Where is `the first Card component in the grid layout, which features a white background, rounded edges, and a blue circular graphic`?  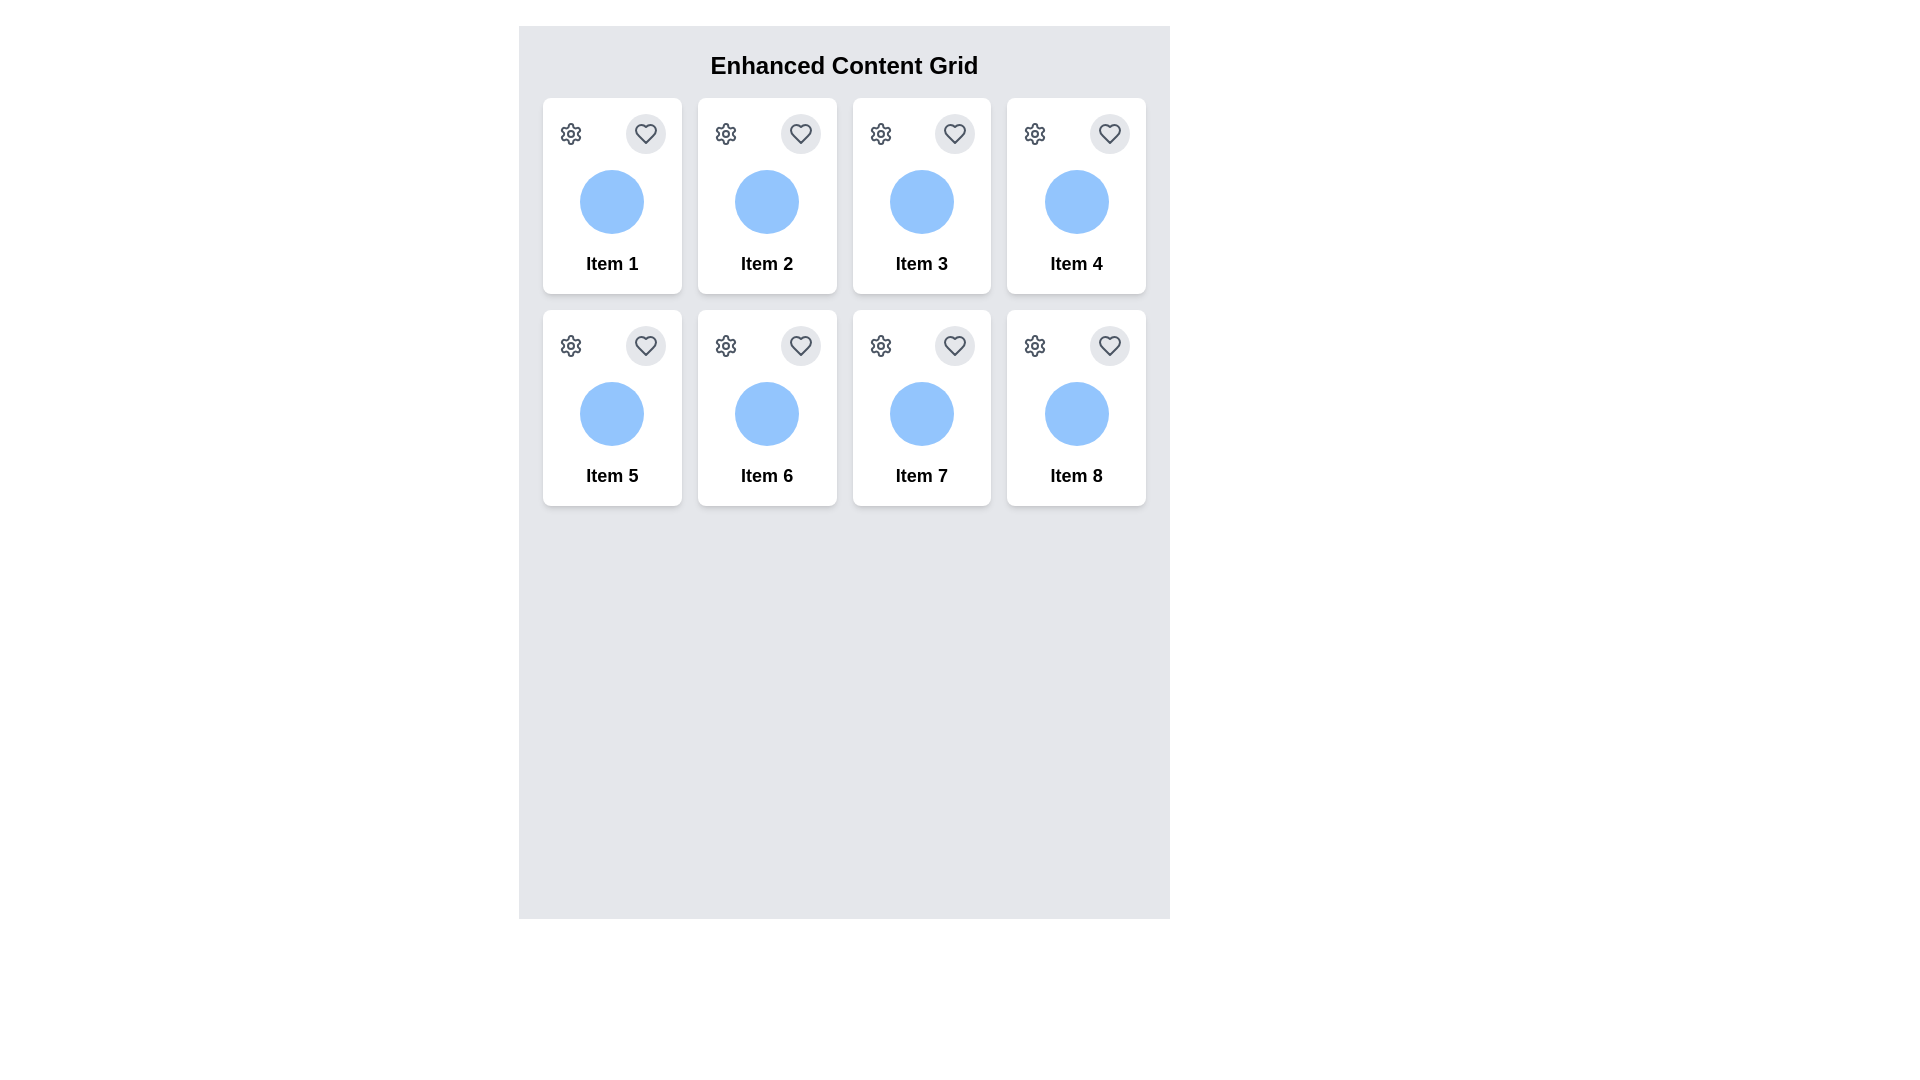 the first Card component in the grid layout, which features a white background, rounded edges, and a blue circular graphic is located at coordinates (611, 196).